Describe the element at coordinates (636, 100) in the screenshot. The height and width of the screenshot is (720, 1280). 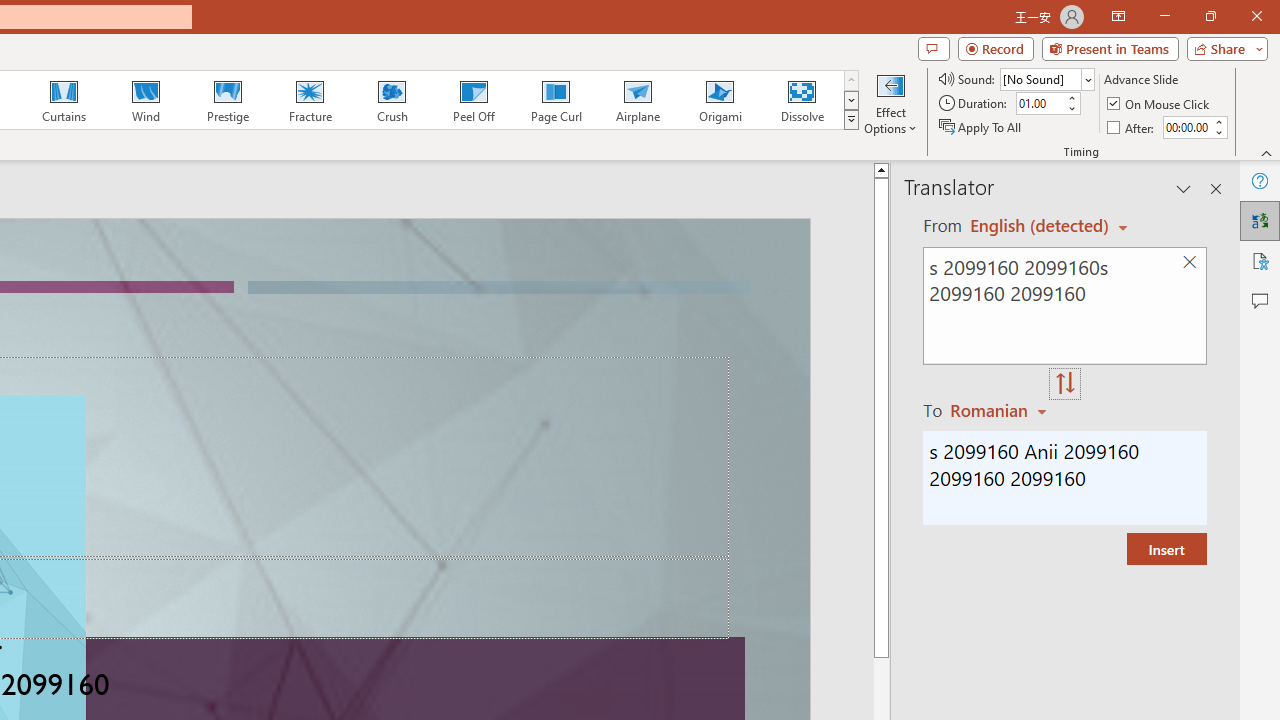
I see `'Airplane'` at that location.